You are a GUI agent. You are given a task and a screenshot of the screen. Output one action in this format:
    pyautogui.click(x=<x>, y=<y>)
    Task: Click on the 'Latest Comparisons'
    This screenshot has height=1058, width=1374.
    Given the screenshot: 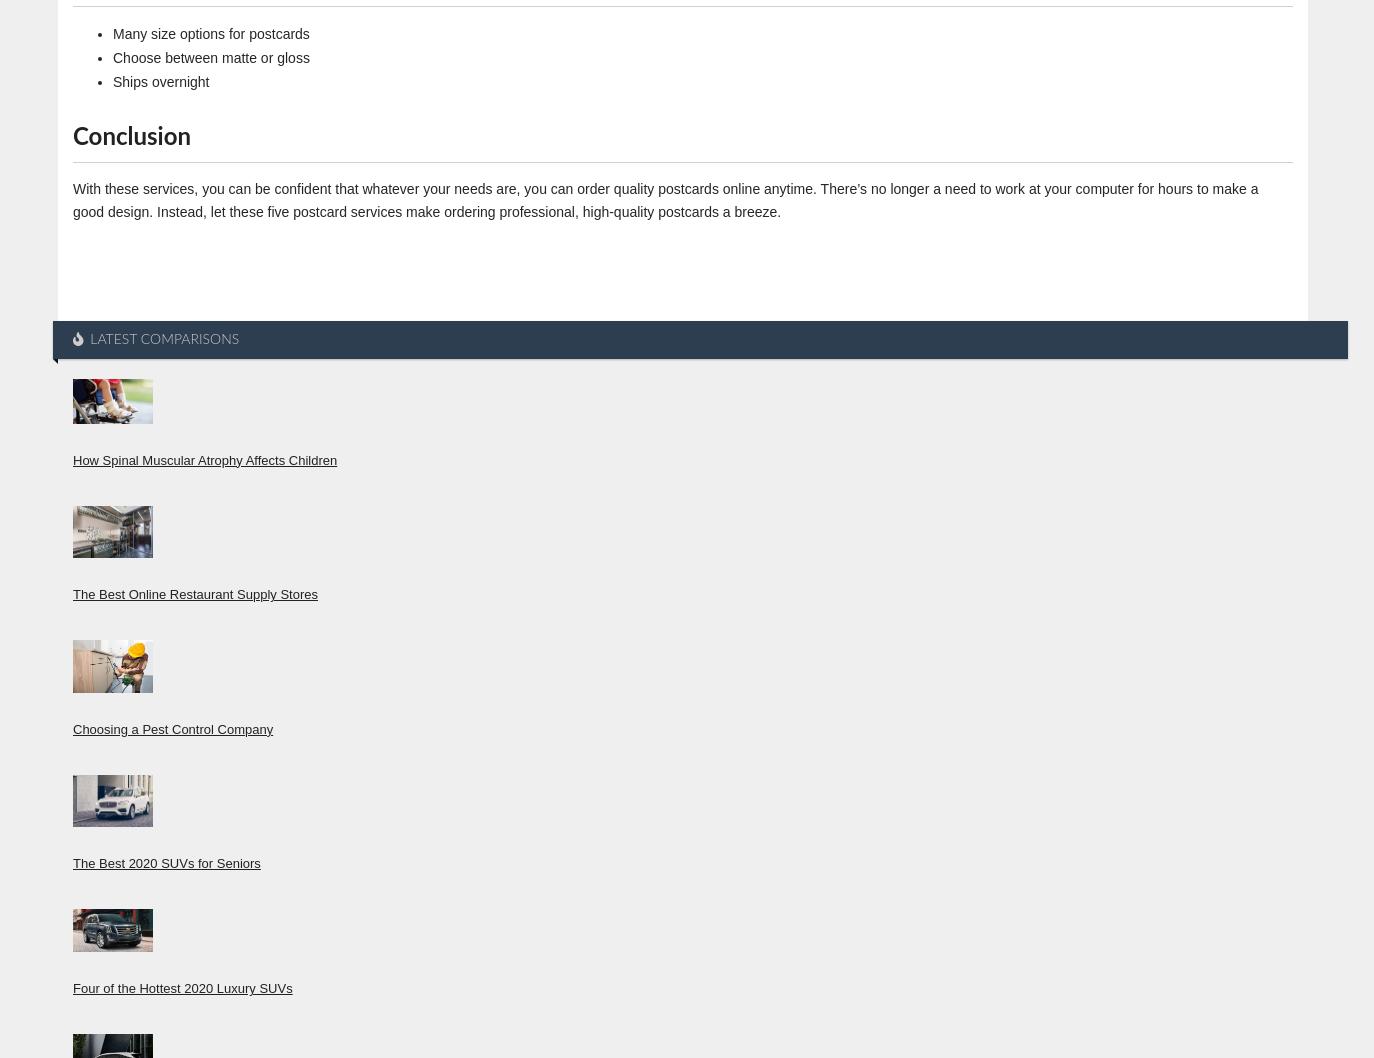 What is the action you would take?
    pyautogui.click(x=85, y=337)
    